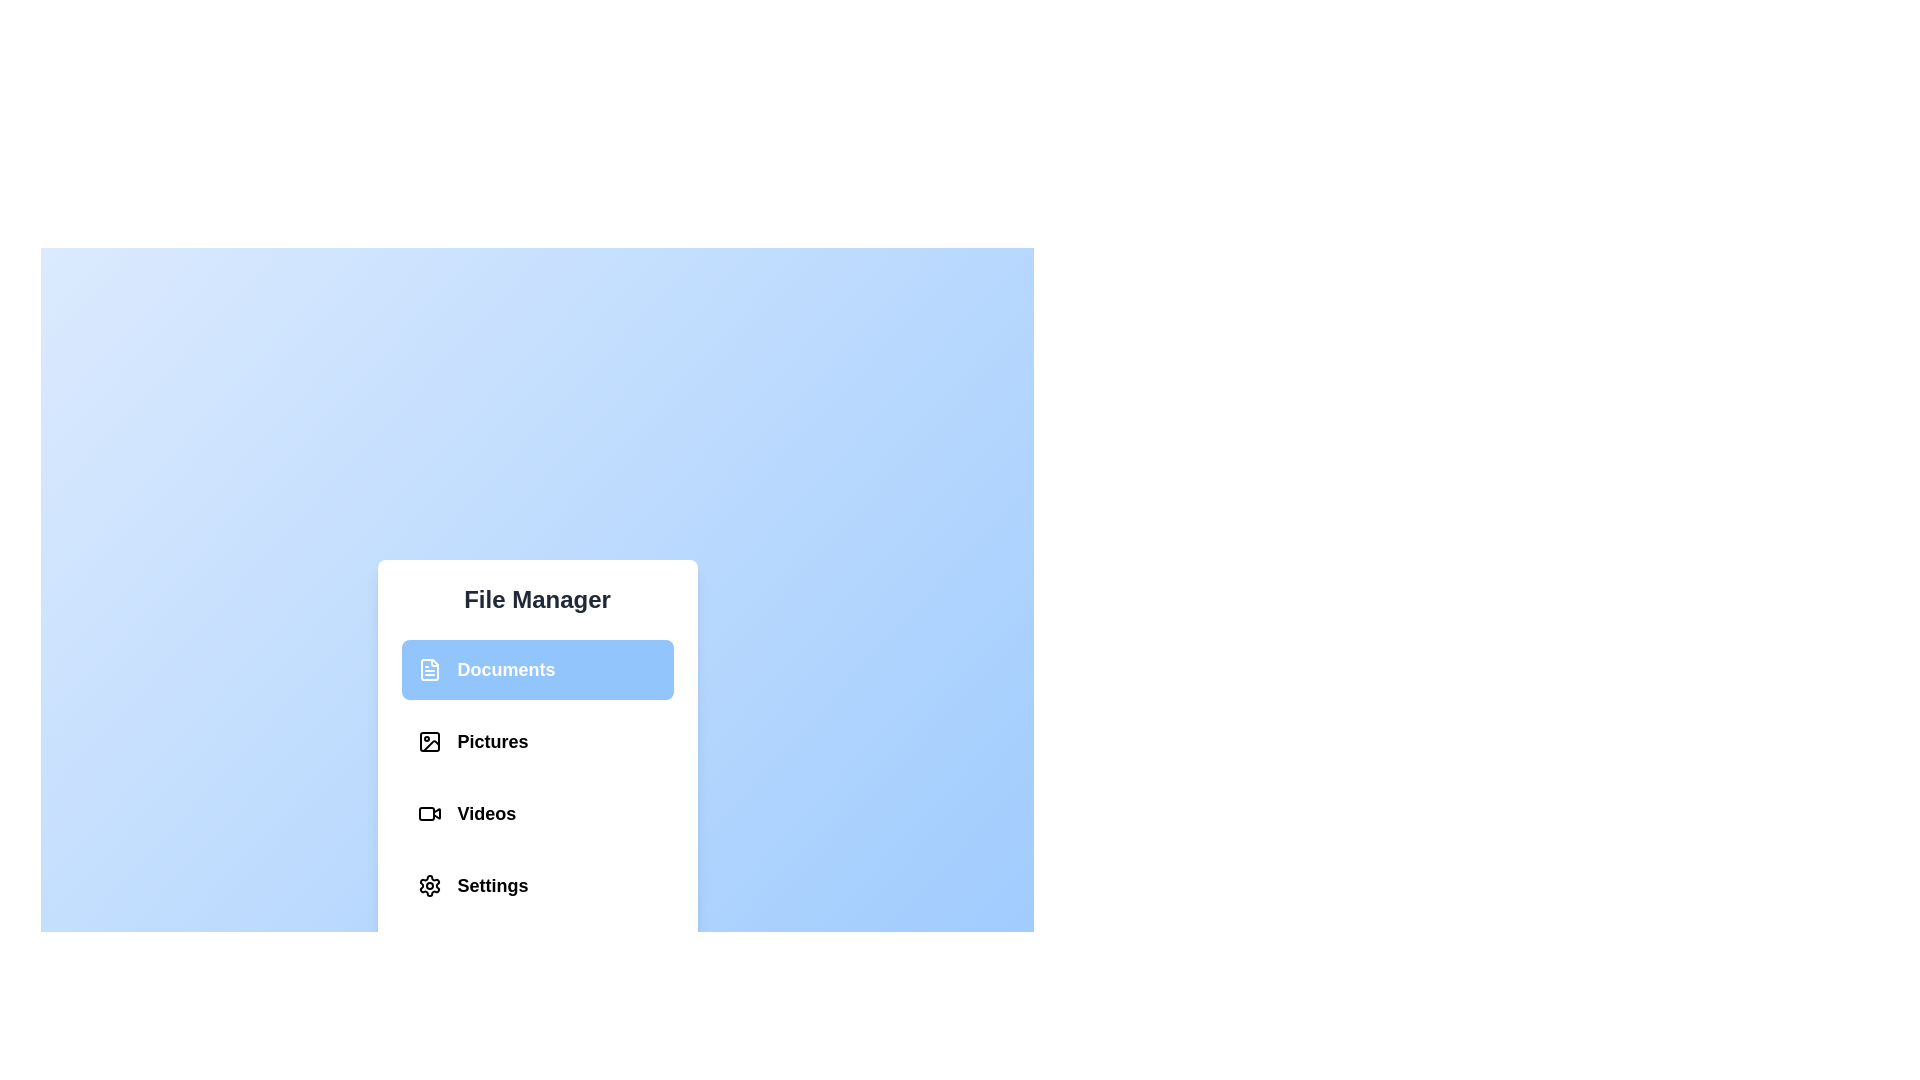 The height and width of the screenshot is (1080, 1920). Describe the element at coordinates (428, 670) in the screenshot. I see `the Documents section in the File Management Menu` at that location.